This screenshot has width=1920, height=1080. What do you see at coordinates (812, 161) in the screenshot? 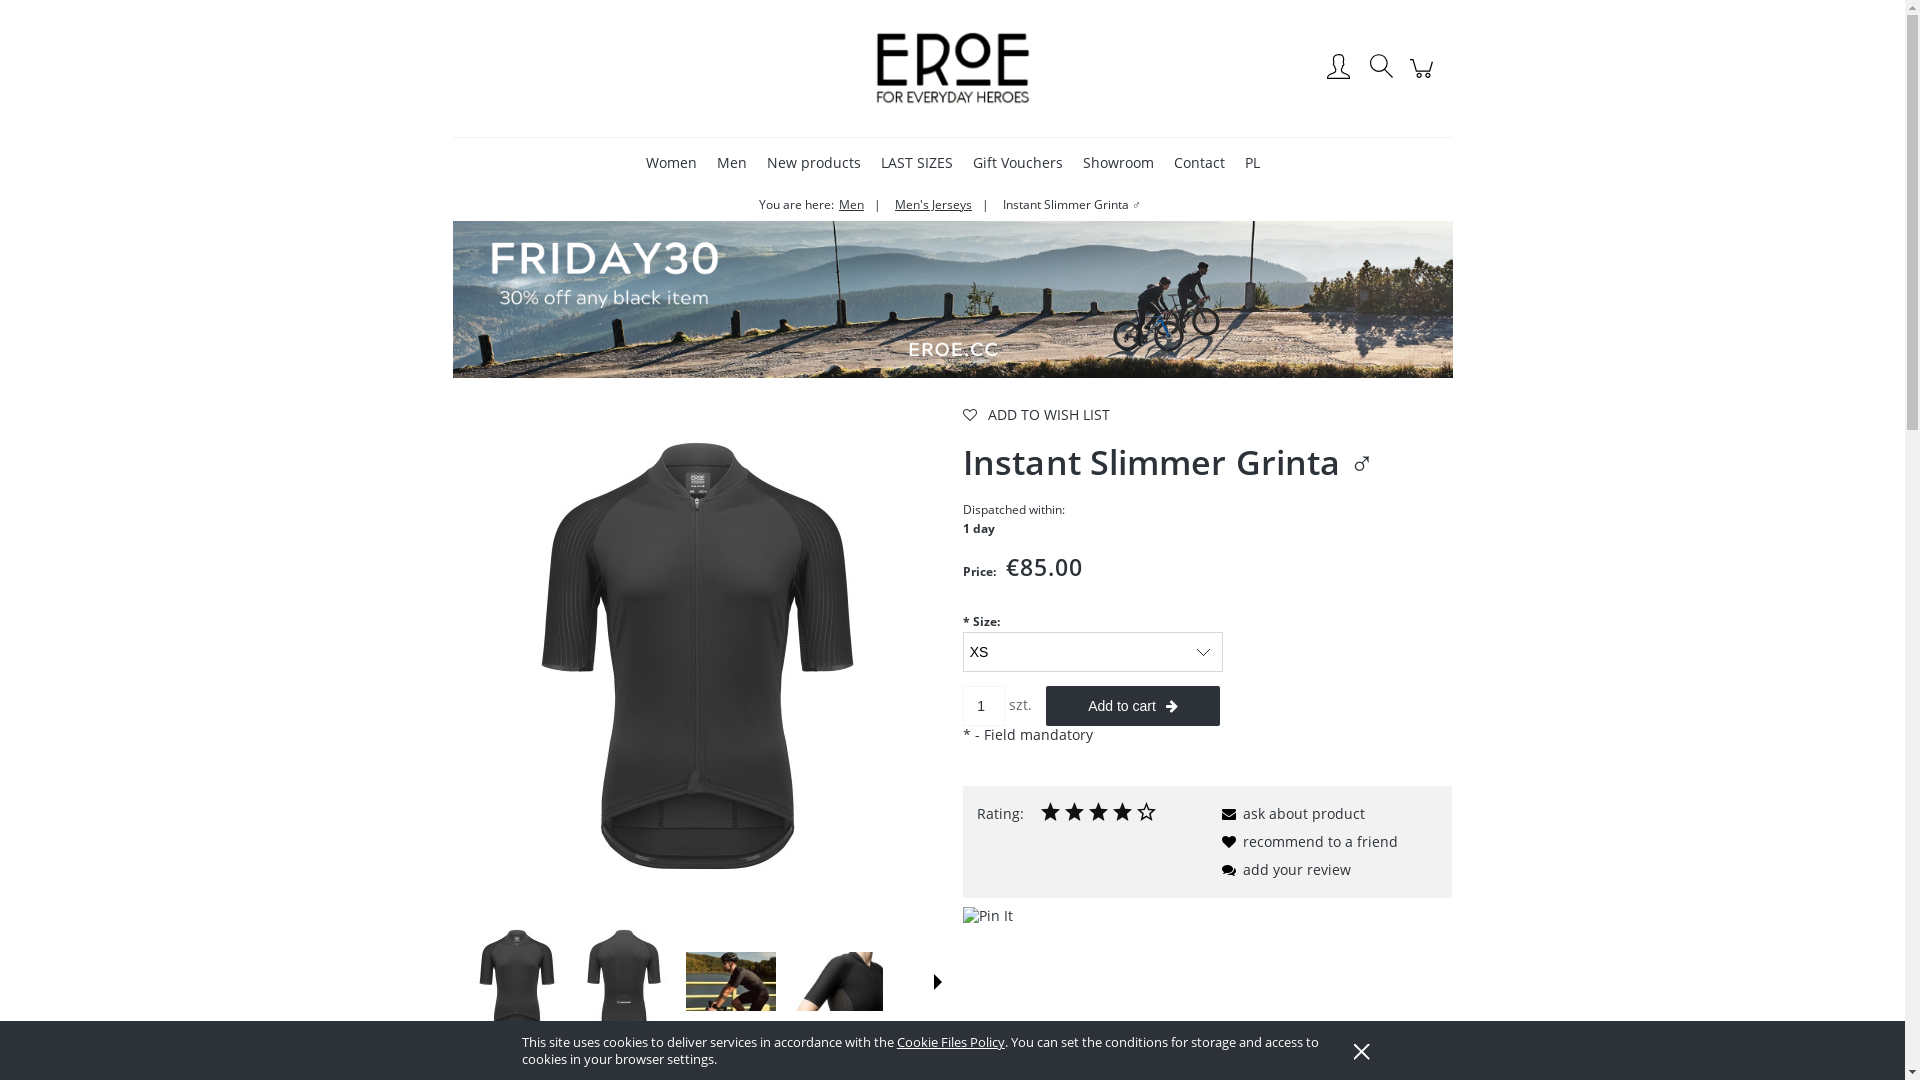
I see `'New products'` at bounding box center [812, 161].